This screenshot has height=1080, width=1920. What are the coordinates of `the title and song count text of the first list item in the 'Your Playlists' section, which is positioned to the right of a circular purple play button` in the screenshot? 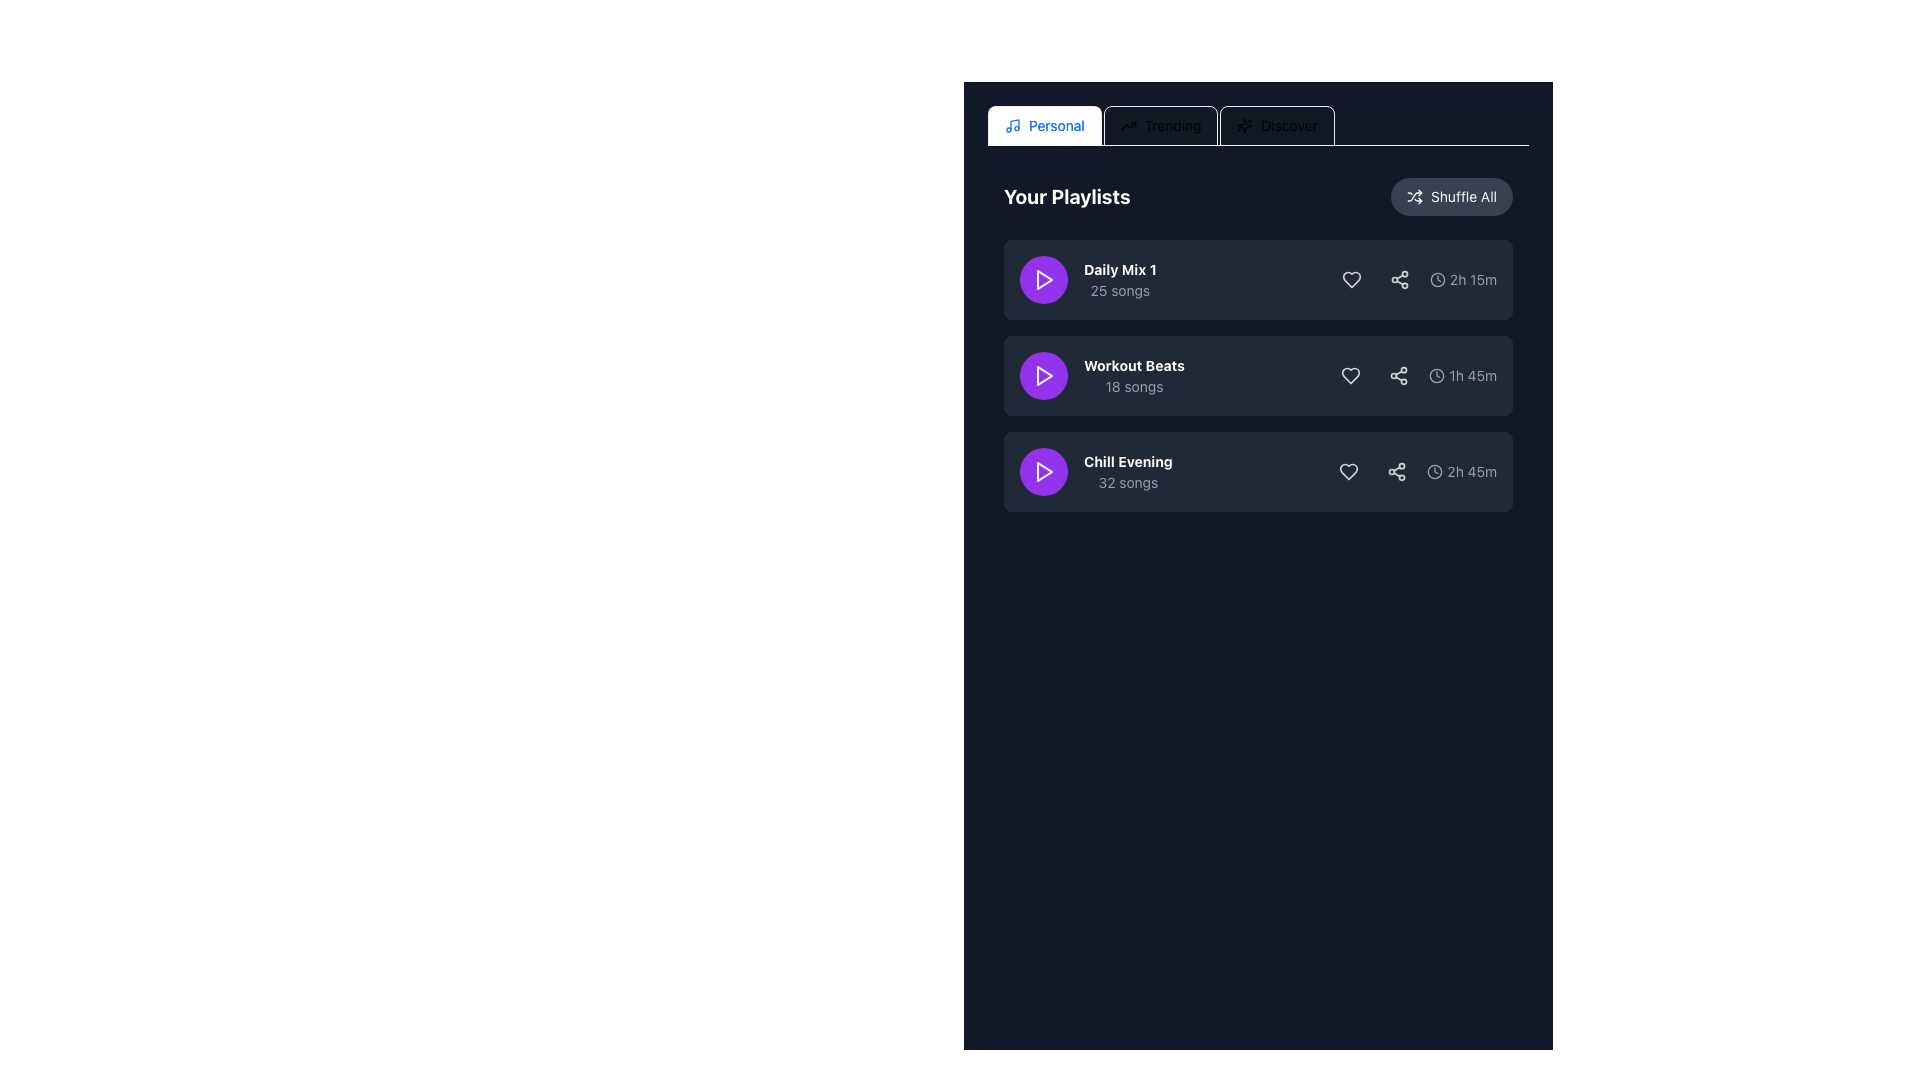 It's located at (1120, 280).